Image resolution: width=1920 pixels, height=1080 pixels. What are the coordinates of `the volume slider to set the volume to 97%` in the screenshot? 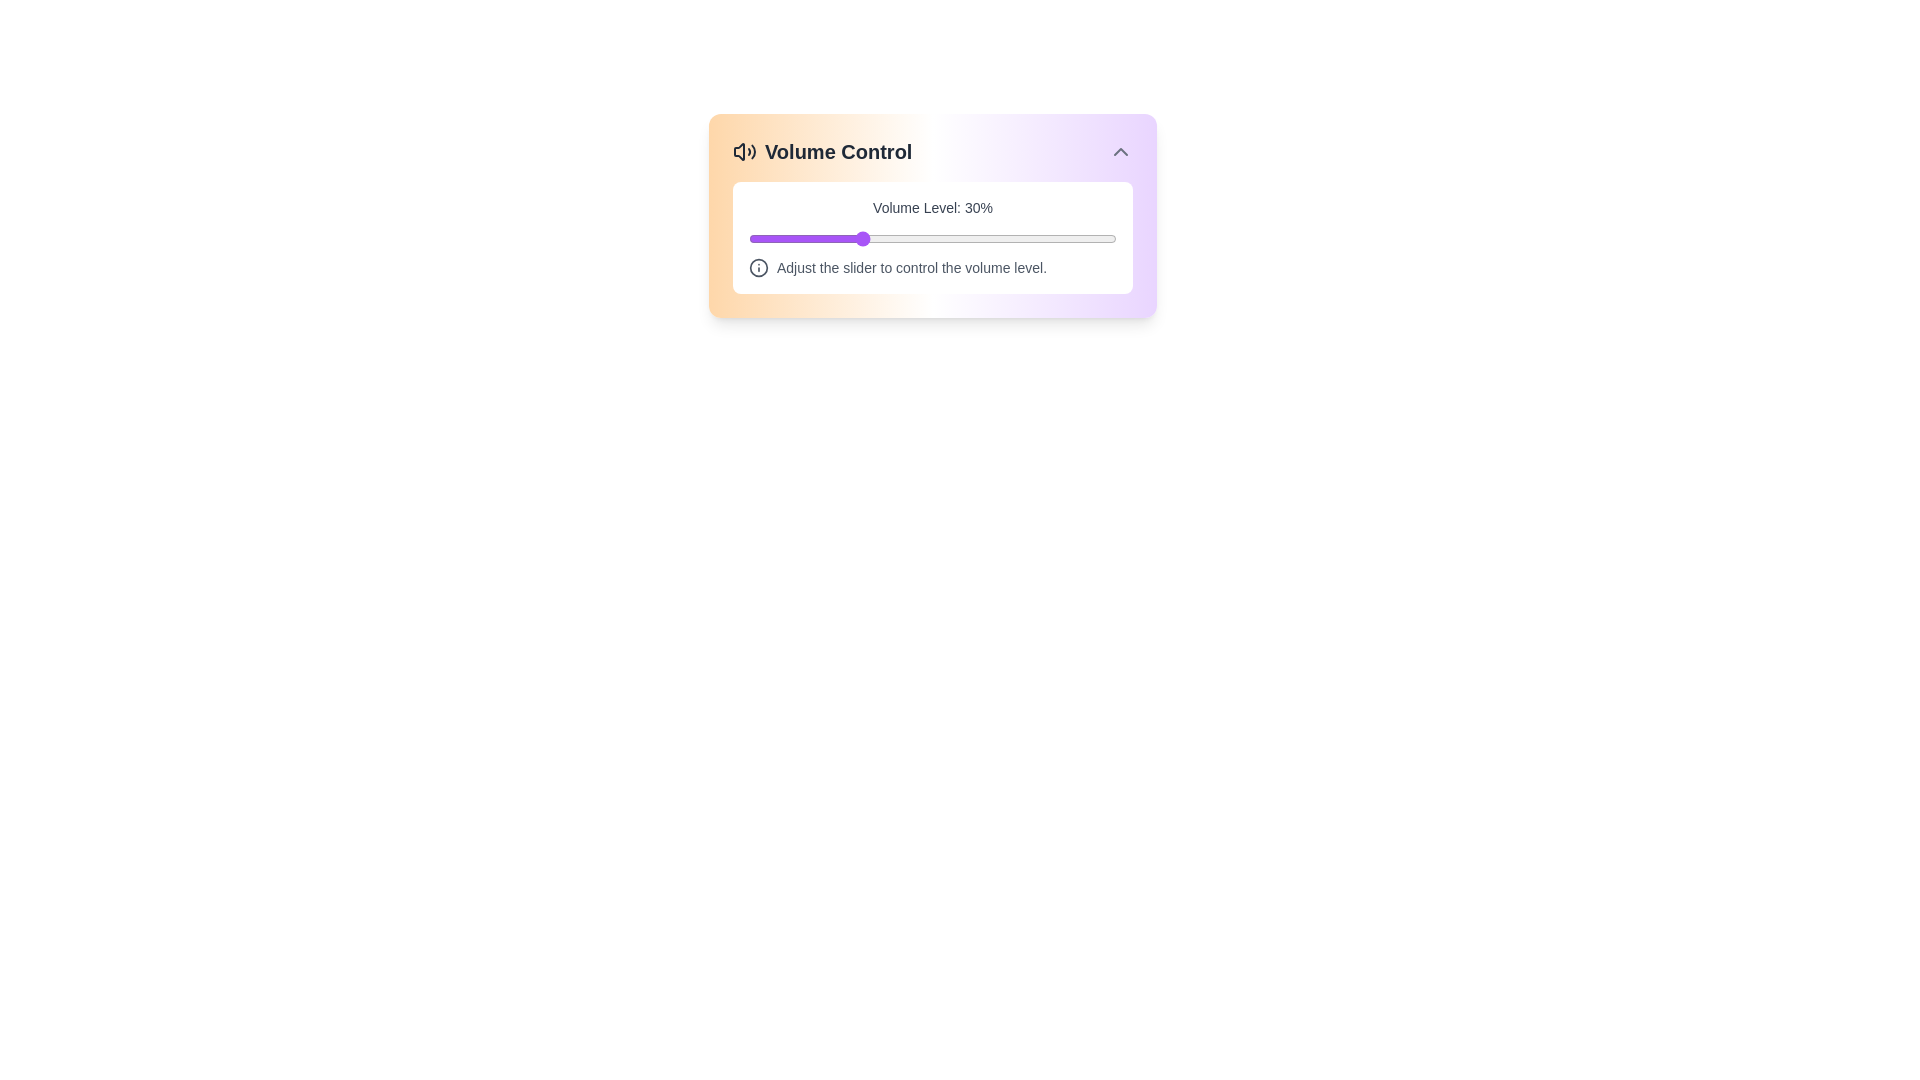 It's located at (1104, 238).